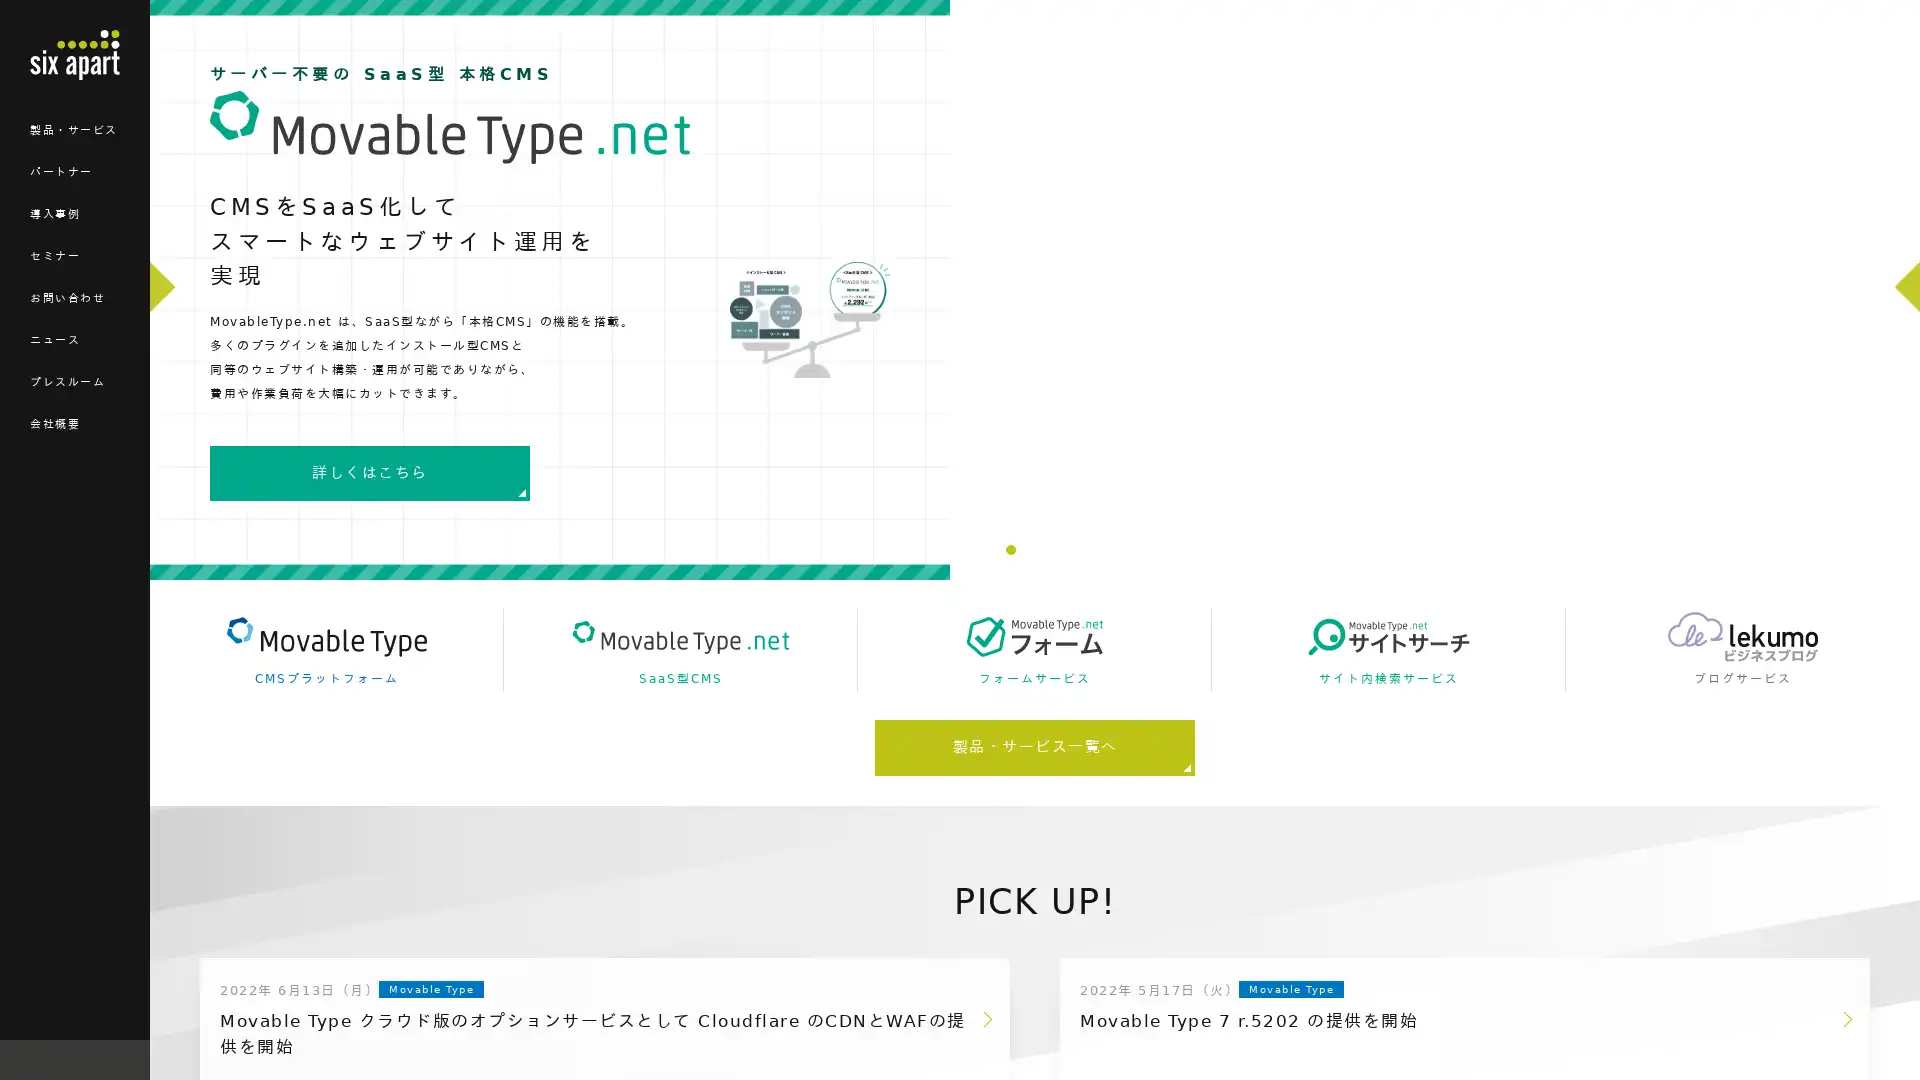 The width and height of the screenshot is (1920, 1080). I want to click on 1, so click(1011, 550).